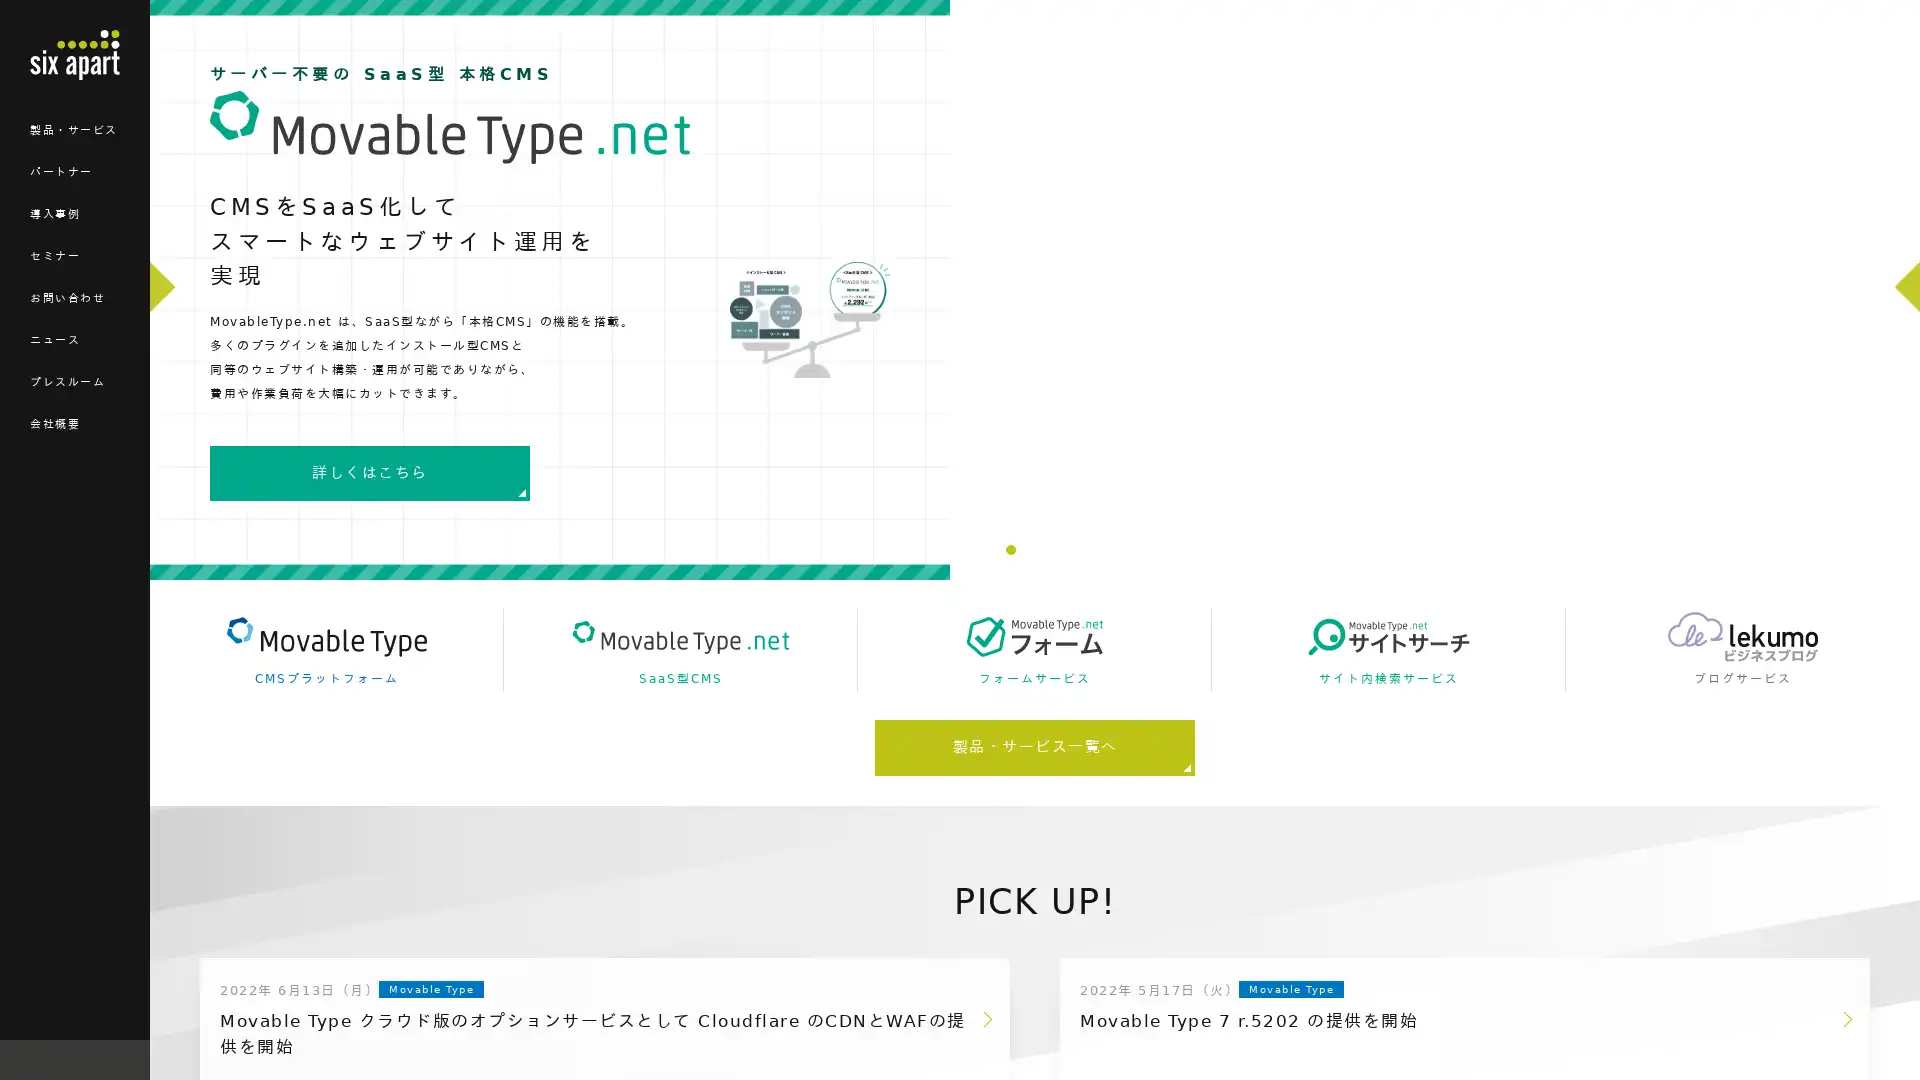 The width and height of the screenshot is (1920, 1080). I want to click on 1, so click(1011, 550).